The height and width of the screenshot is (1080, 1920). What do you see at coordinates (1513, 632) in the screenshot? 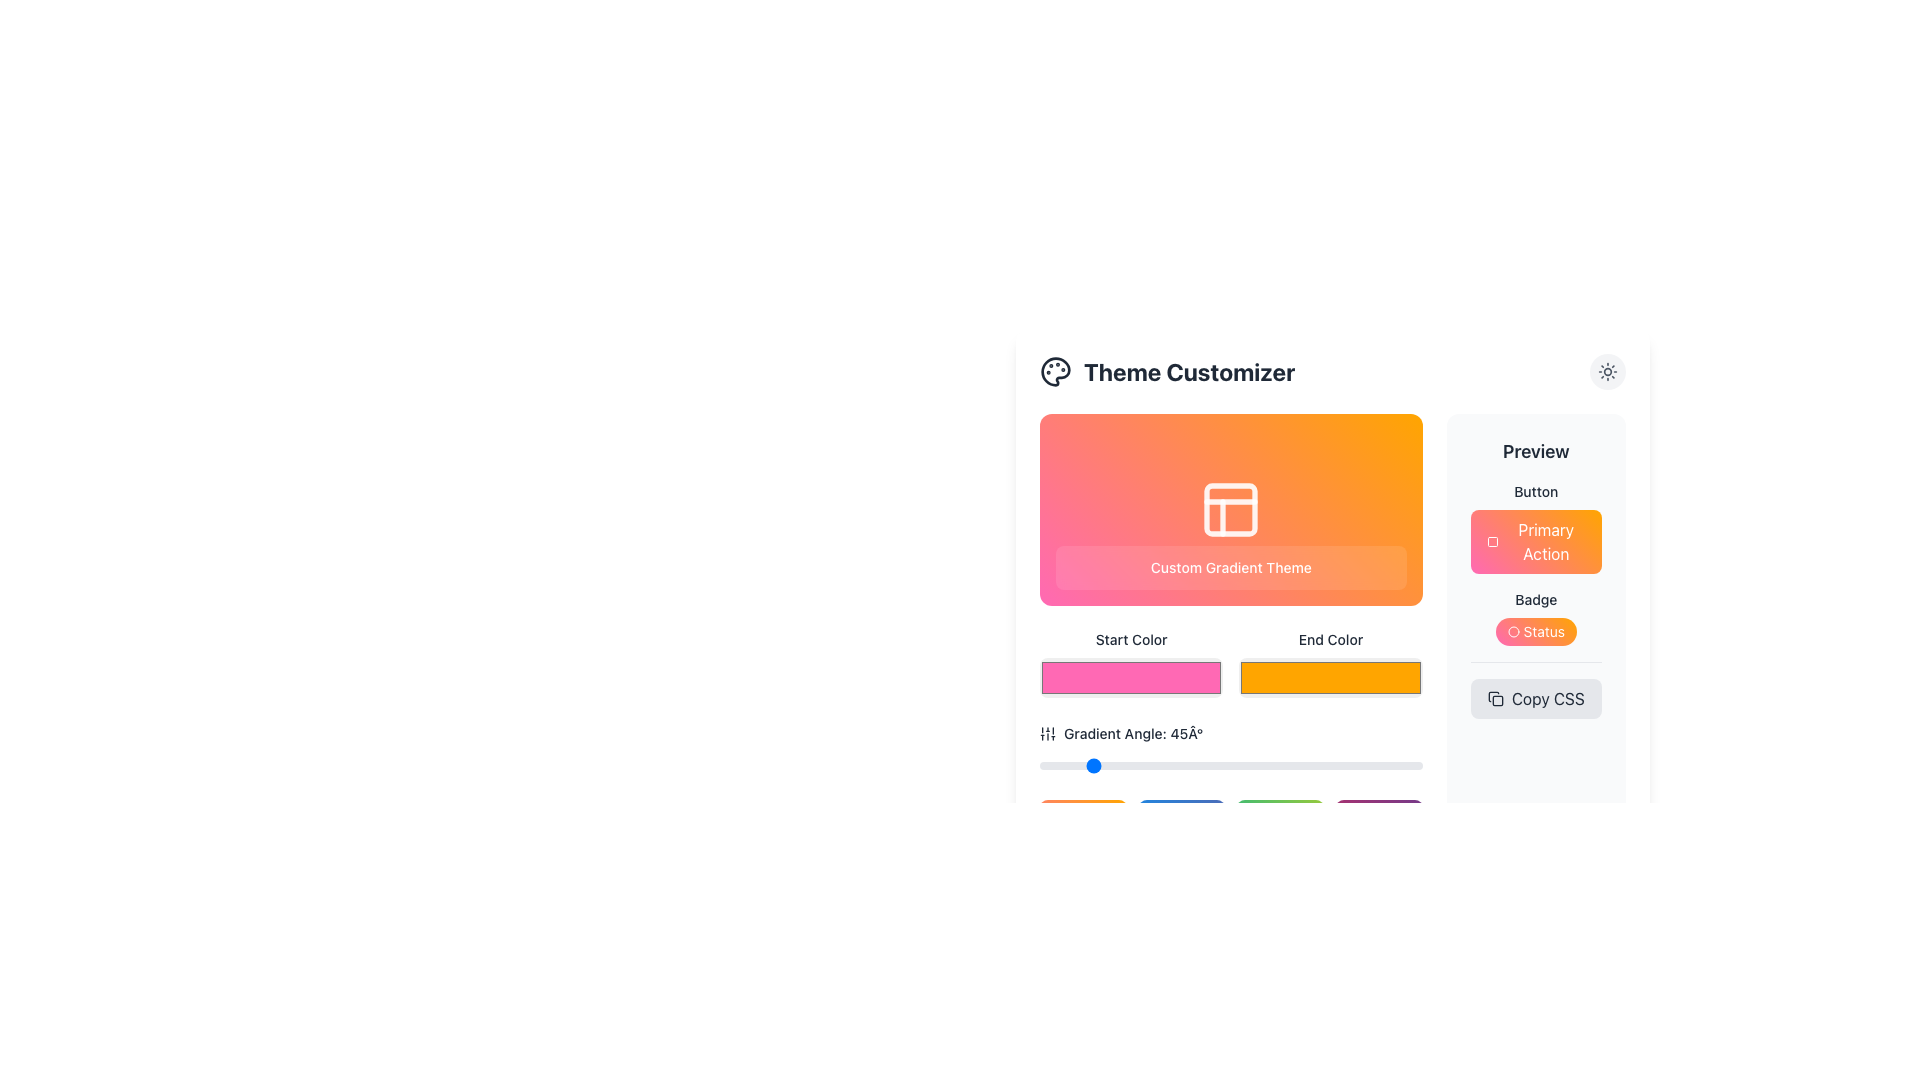
I see `small circle vector graphic icon with a stroke outline next to the 'Status' text in the badge component in the Preview section` at bounding box center [1513, 632].